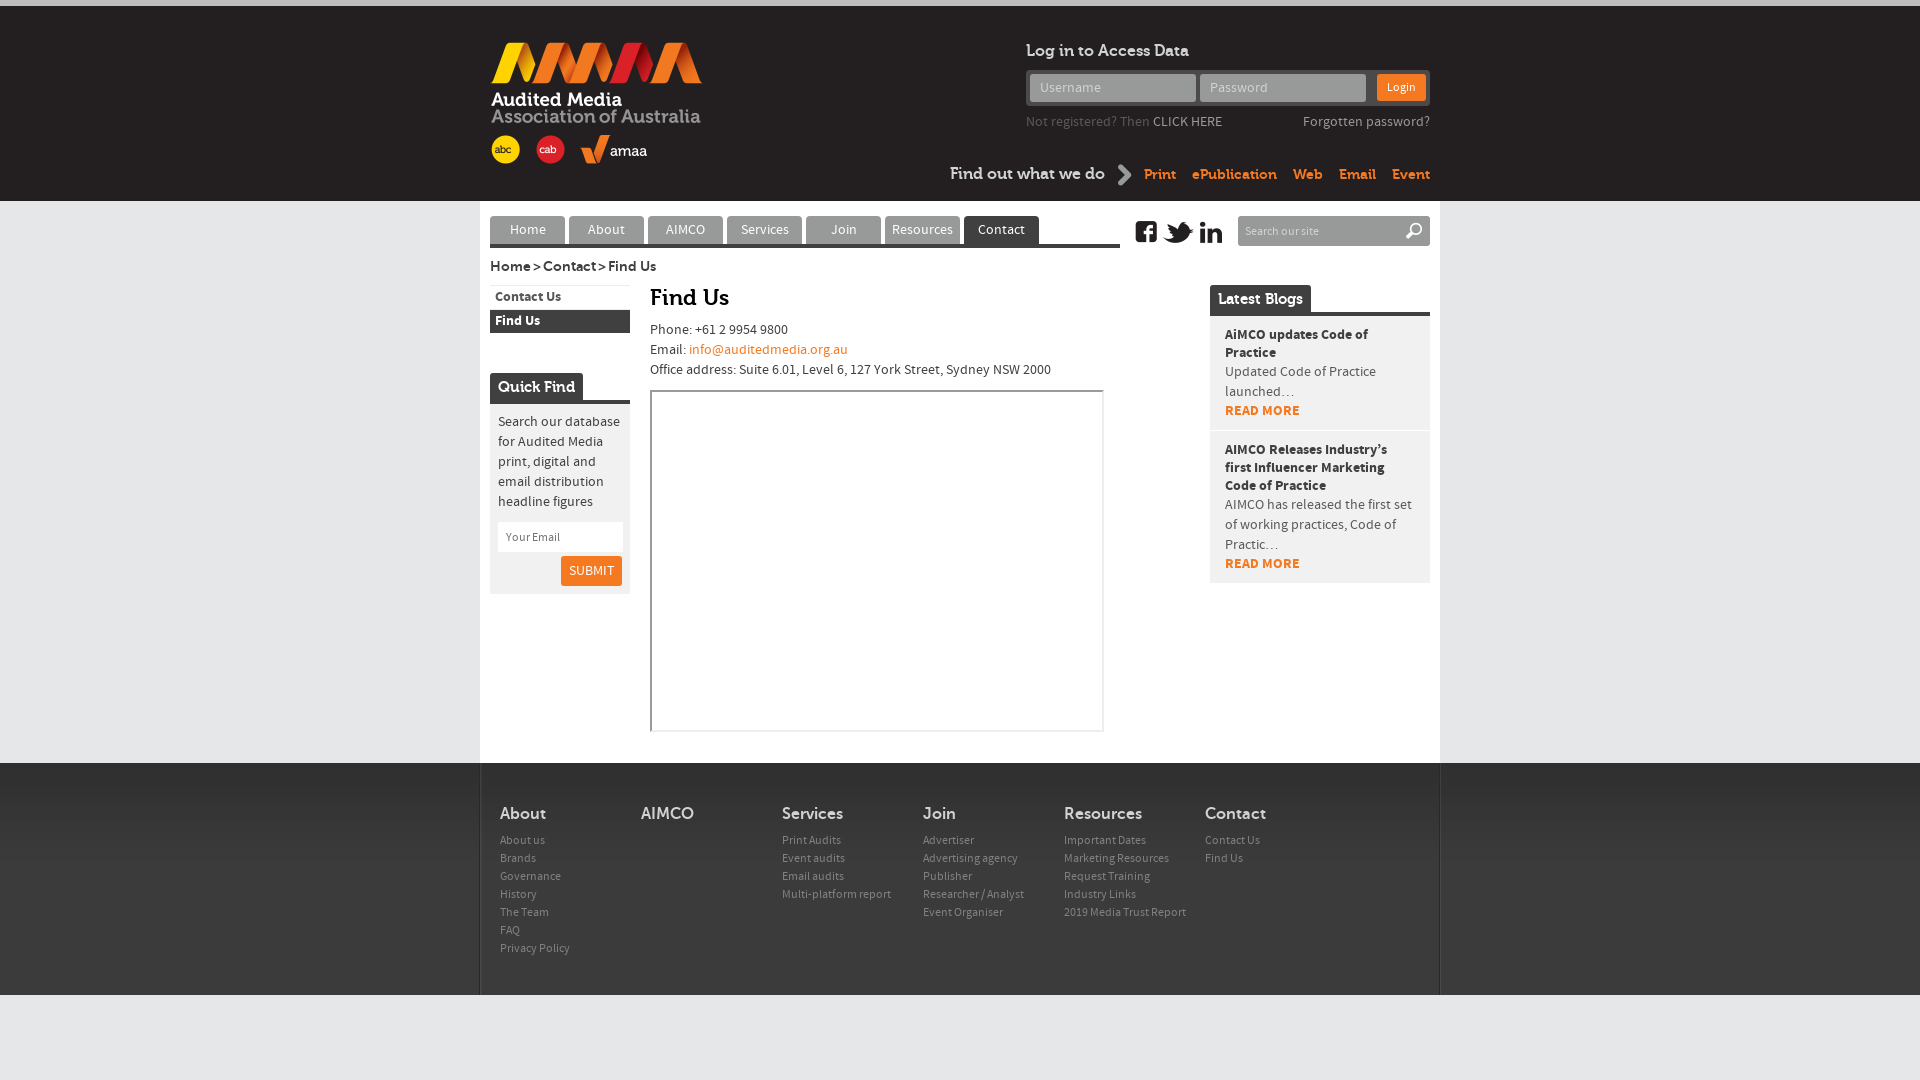  Describe the element at coordinates (499, 875) in the screenshot. I see `'Governance'` at that location.